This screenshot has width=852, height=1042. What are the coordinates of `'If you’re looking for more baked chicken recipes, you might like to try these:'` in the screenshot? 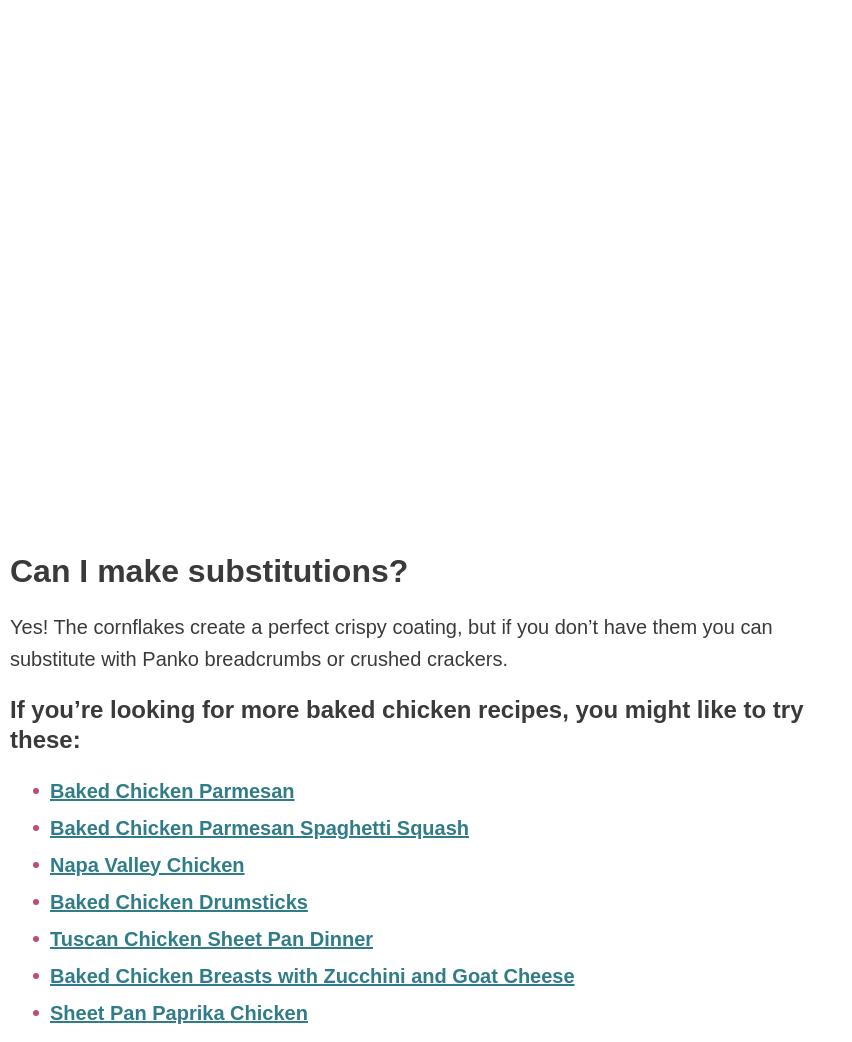 It's located at (406, 722).